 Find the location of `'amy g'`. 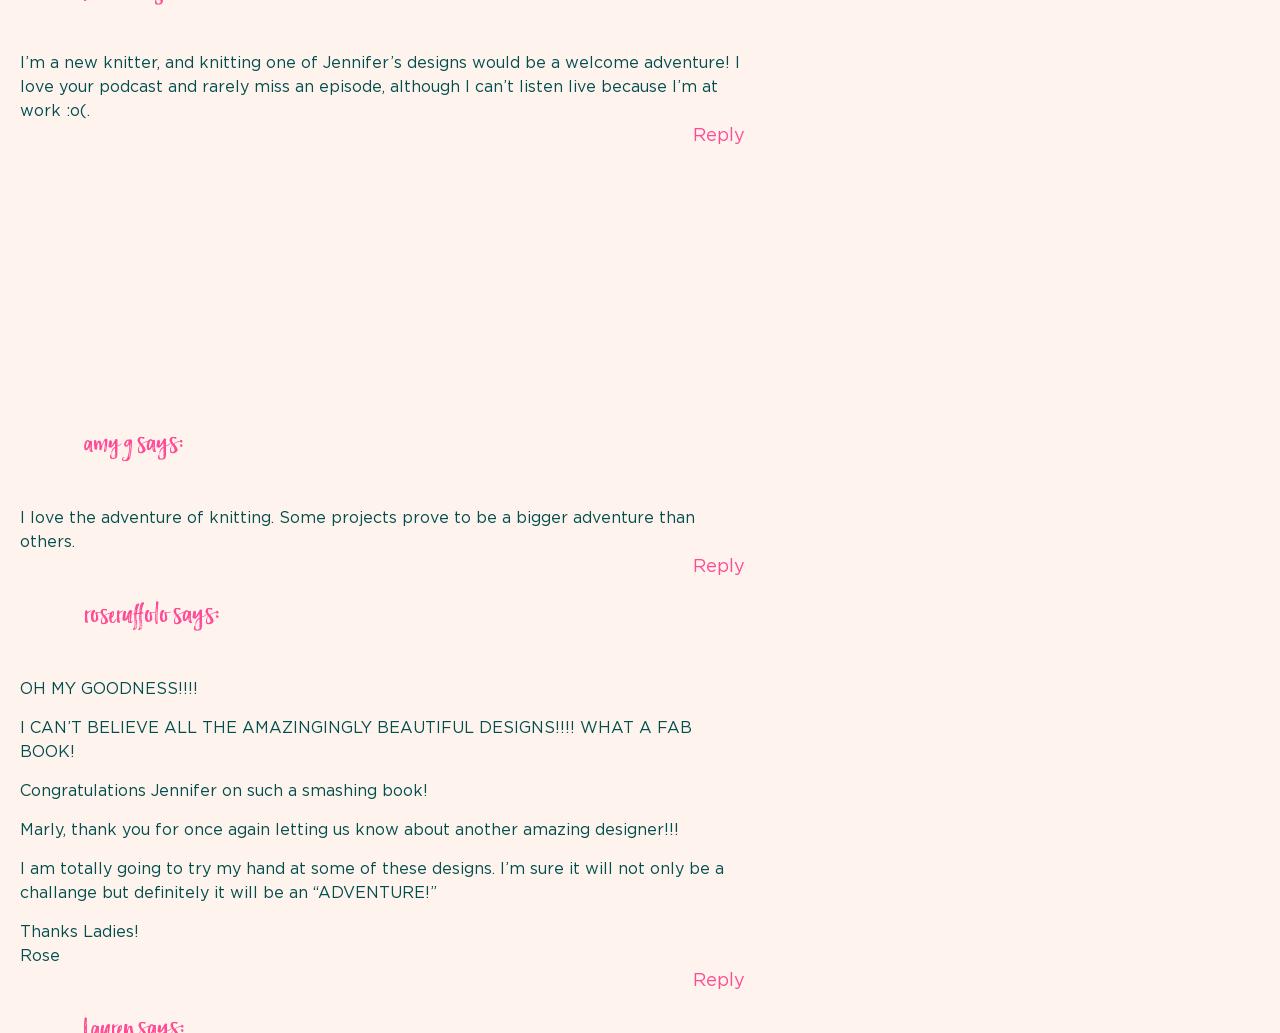

'amy g' is located at coordinates (107, 445).